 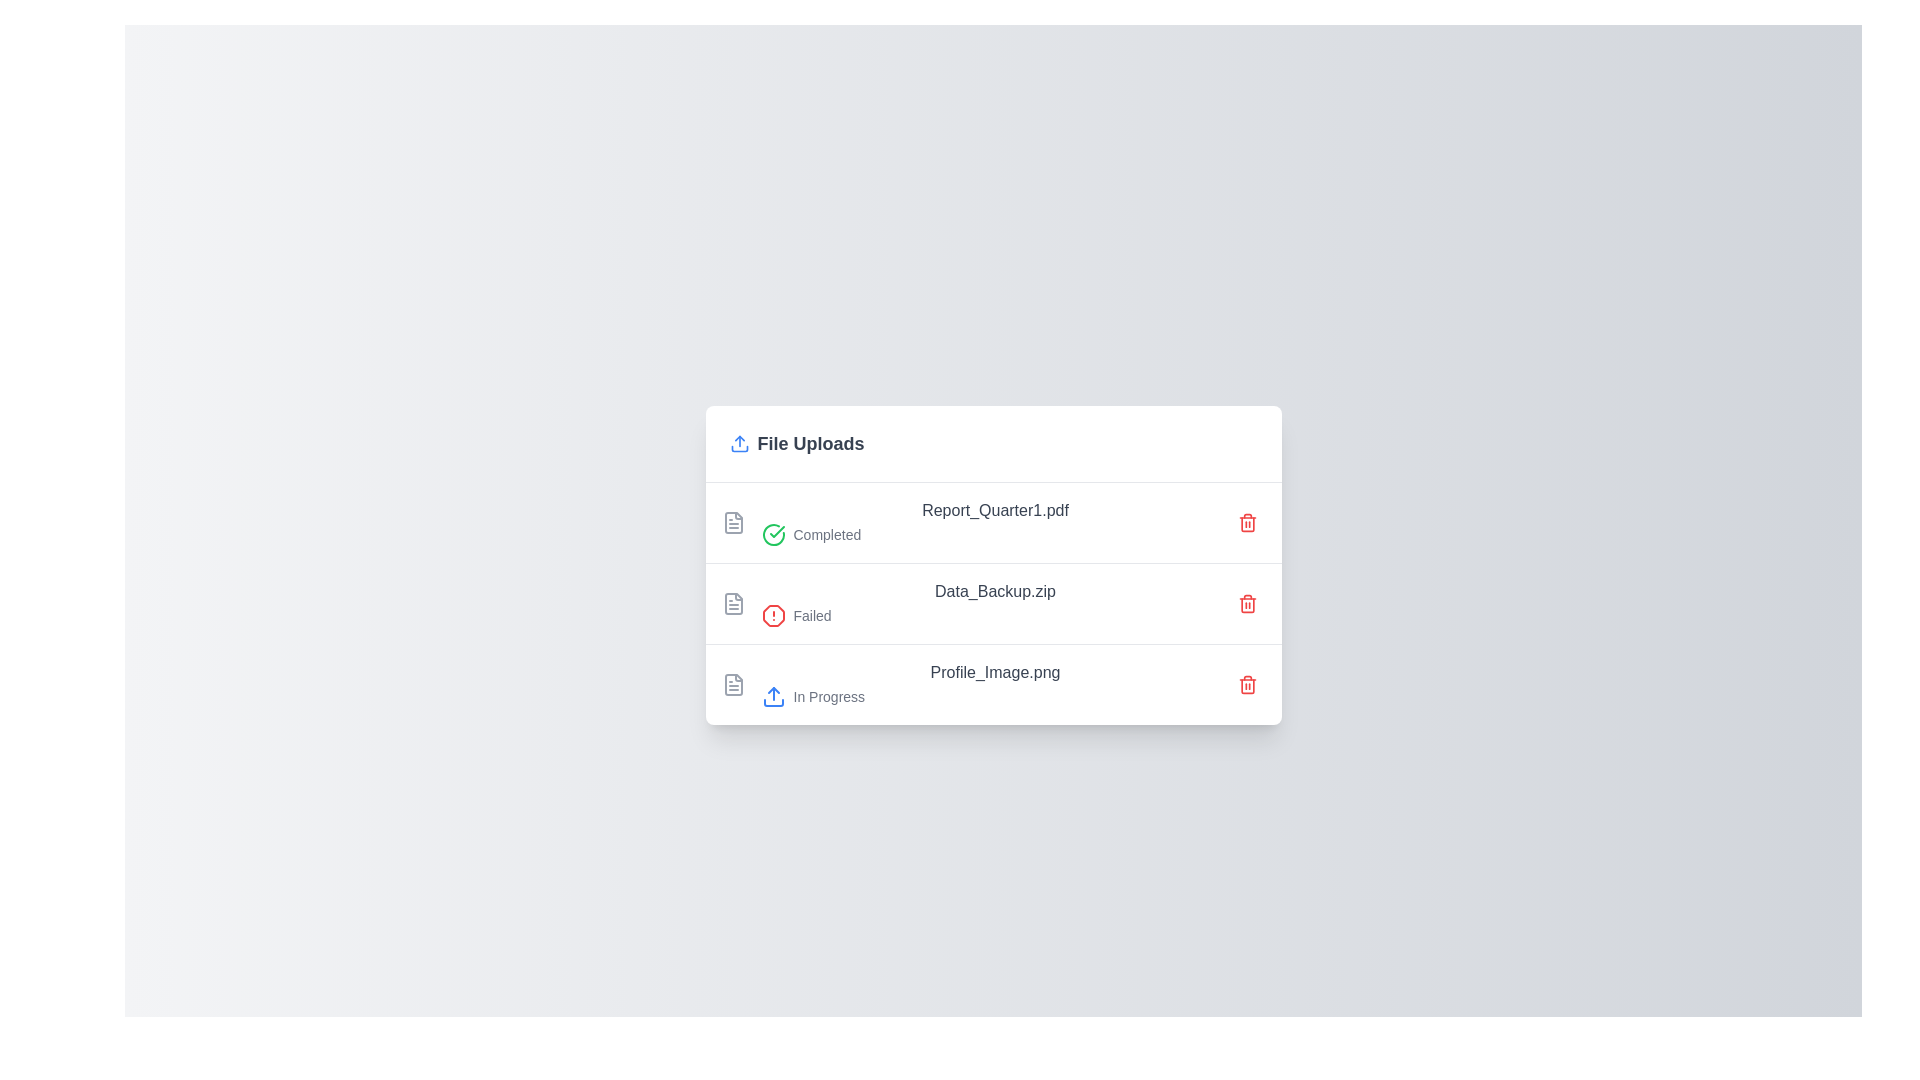 I want to click on the third row entry in the file management list displaying 'Profile_Image.png' with status 'In Progress', so click(x=993, y=682).